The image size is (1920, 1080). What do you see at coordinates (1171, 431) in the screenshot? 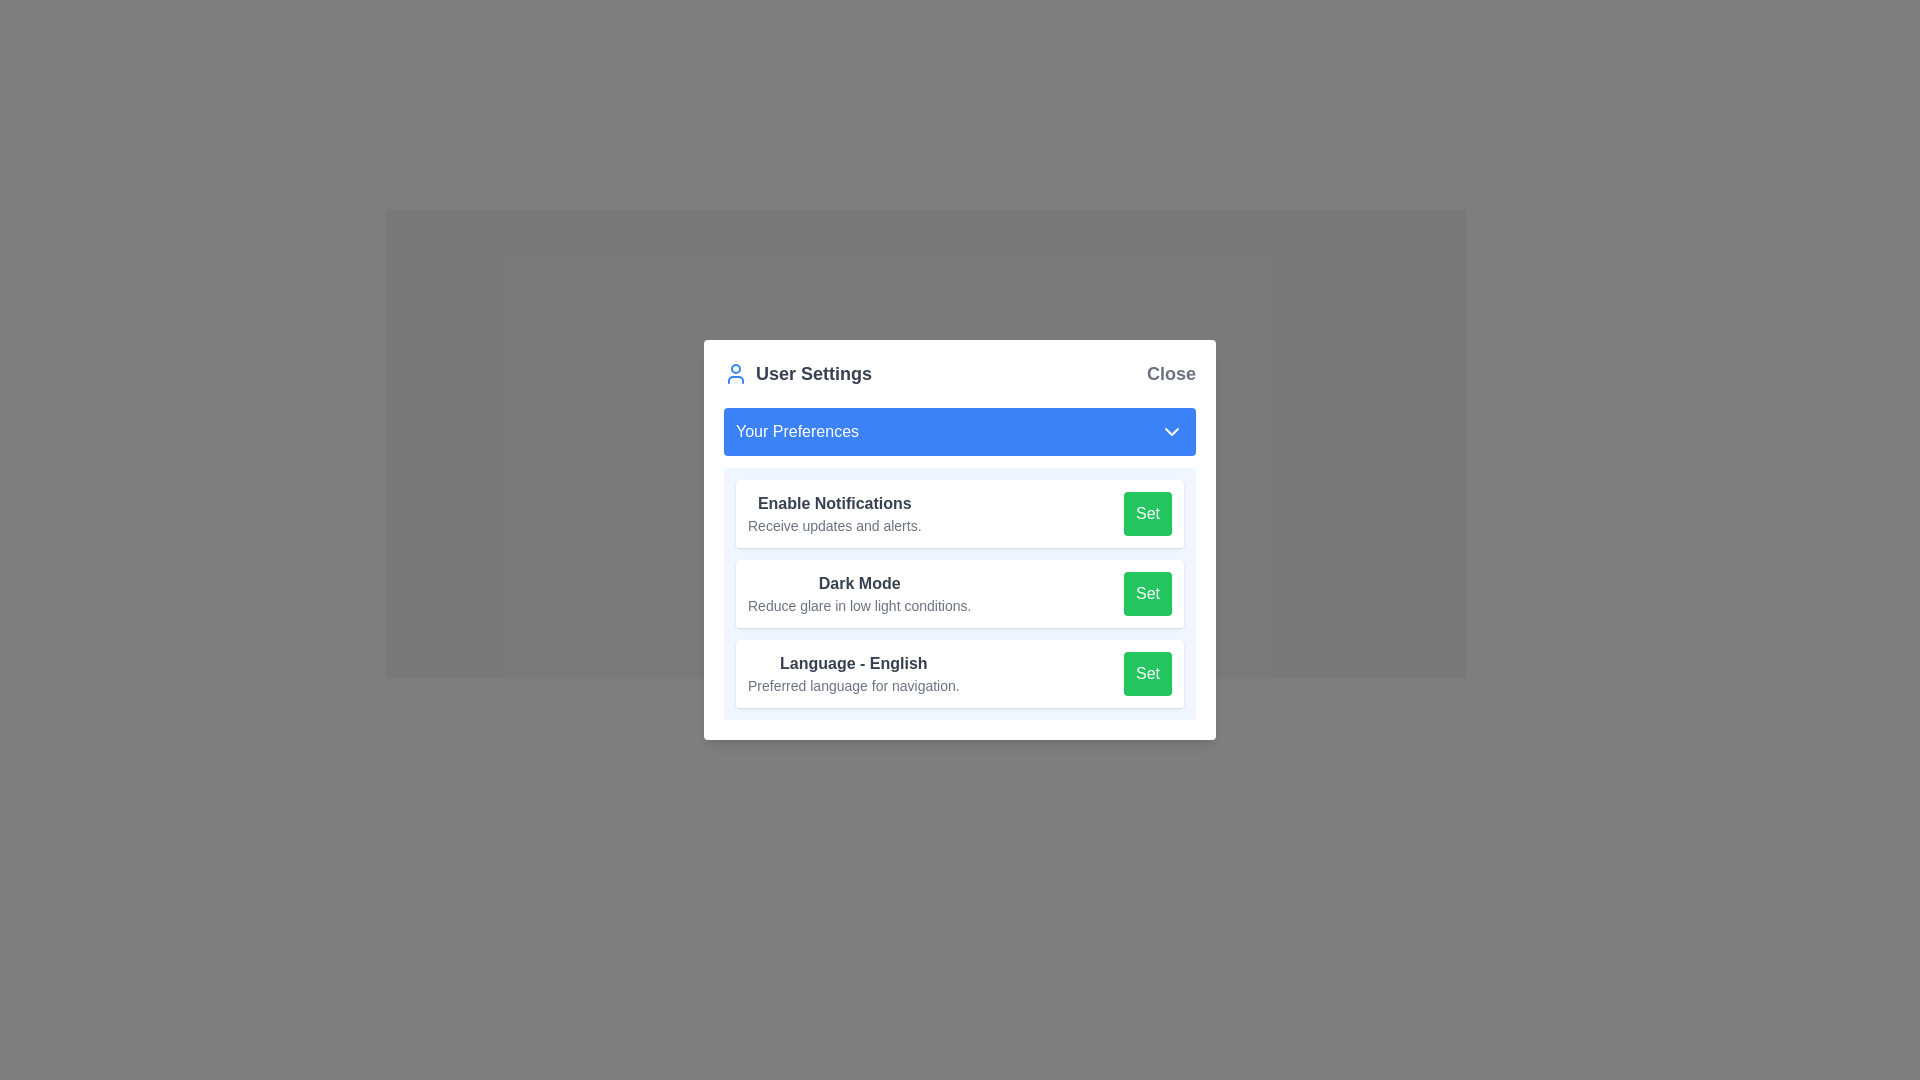
I see `the Chevron-Down icon located at the far right of the 'Your Preferences' button in the header row of the modal dialog` at bounding box center [1171, 431].